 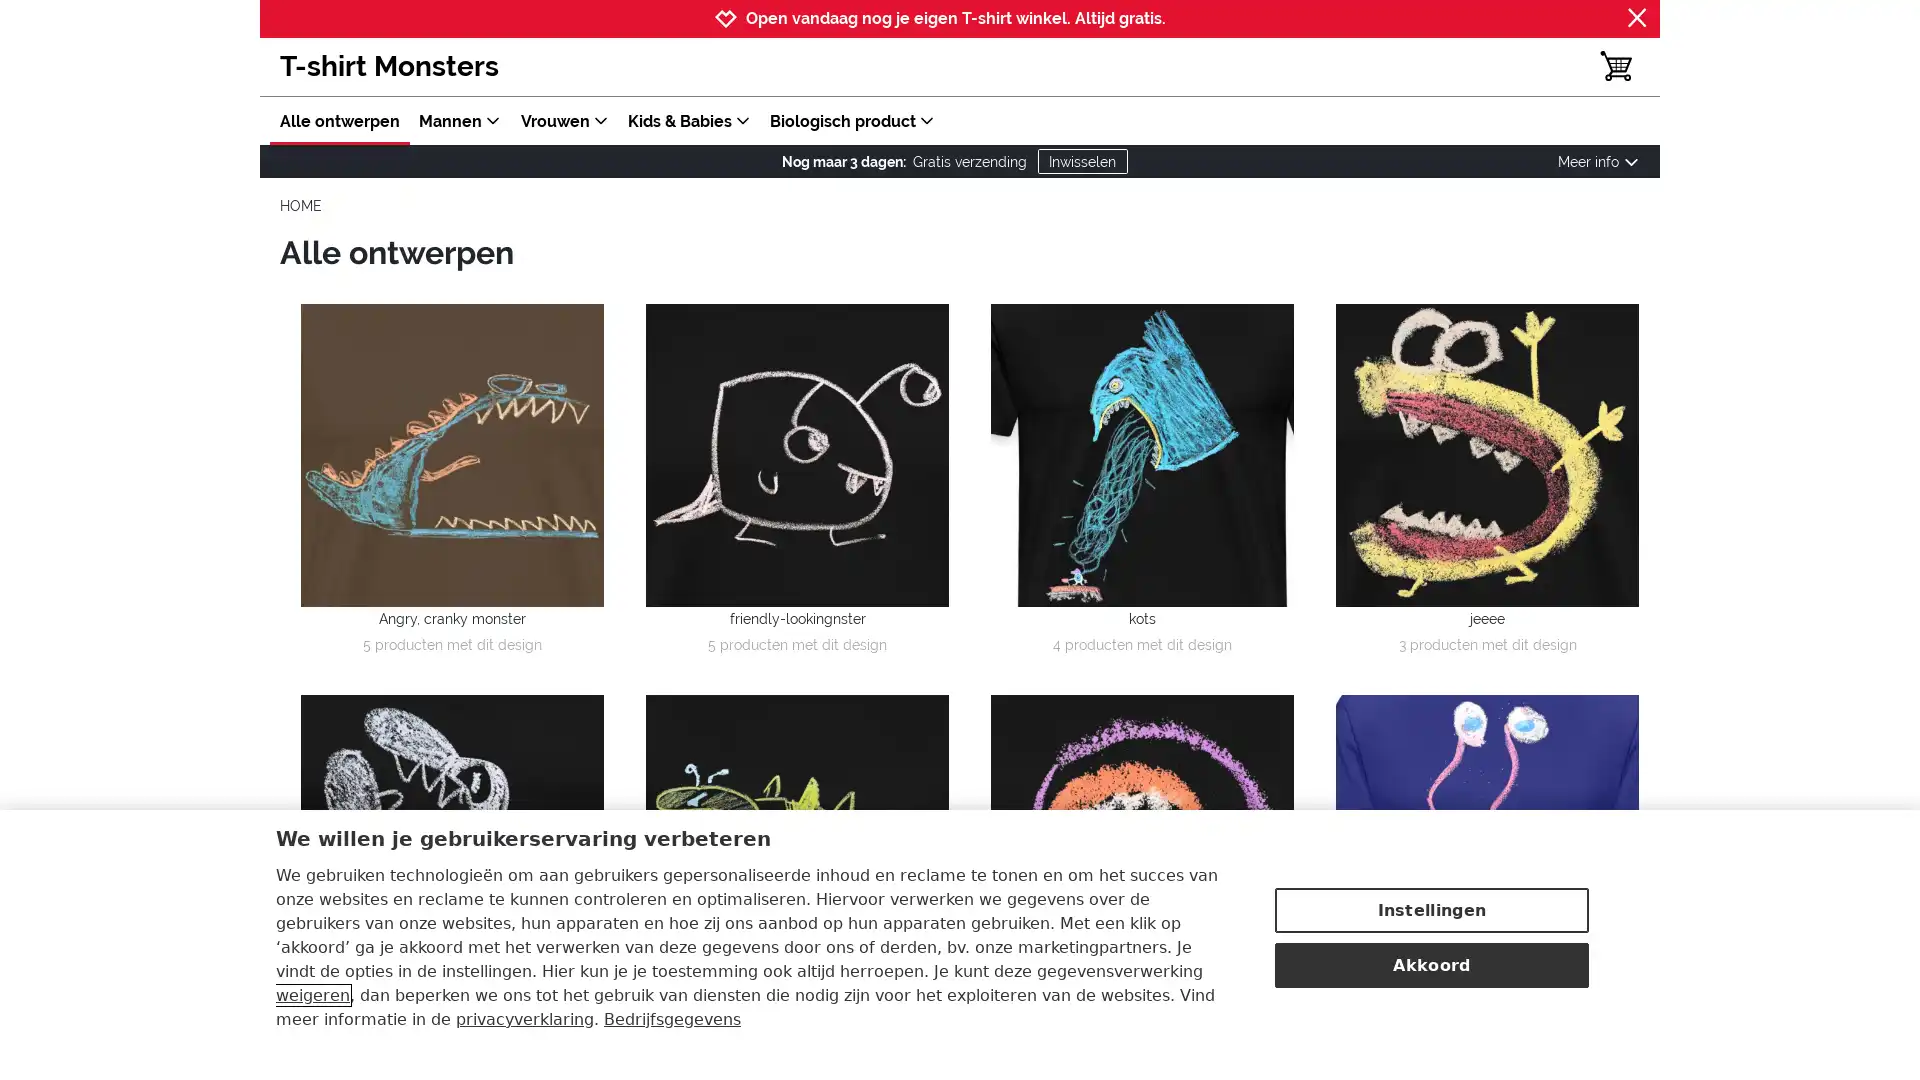 What do you see at coordinates (1597, 161) in the screenshot?
I see `Meer info` at bounding box center [1597, 161].